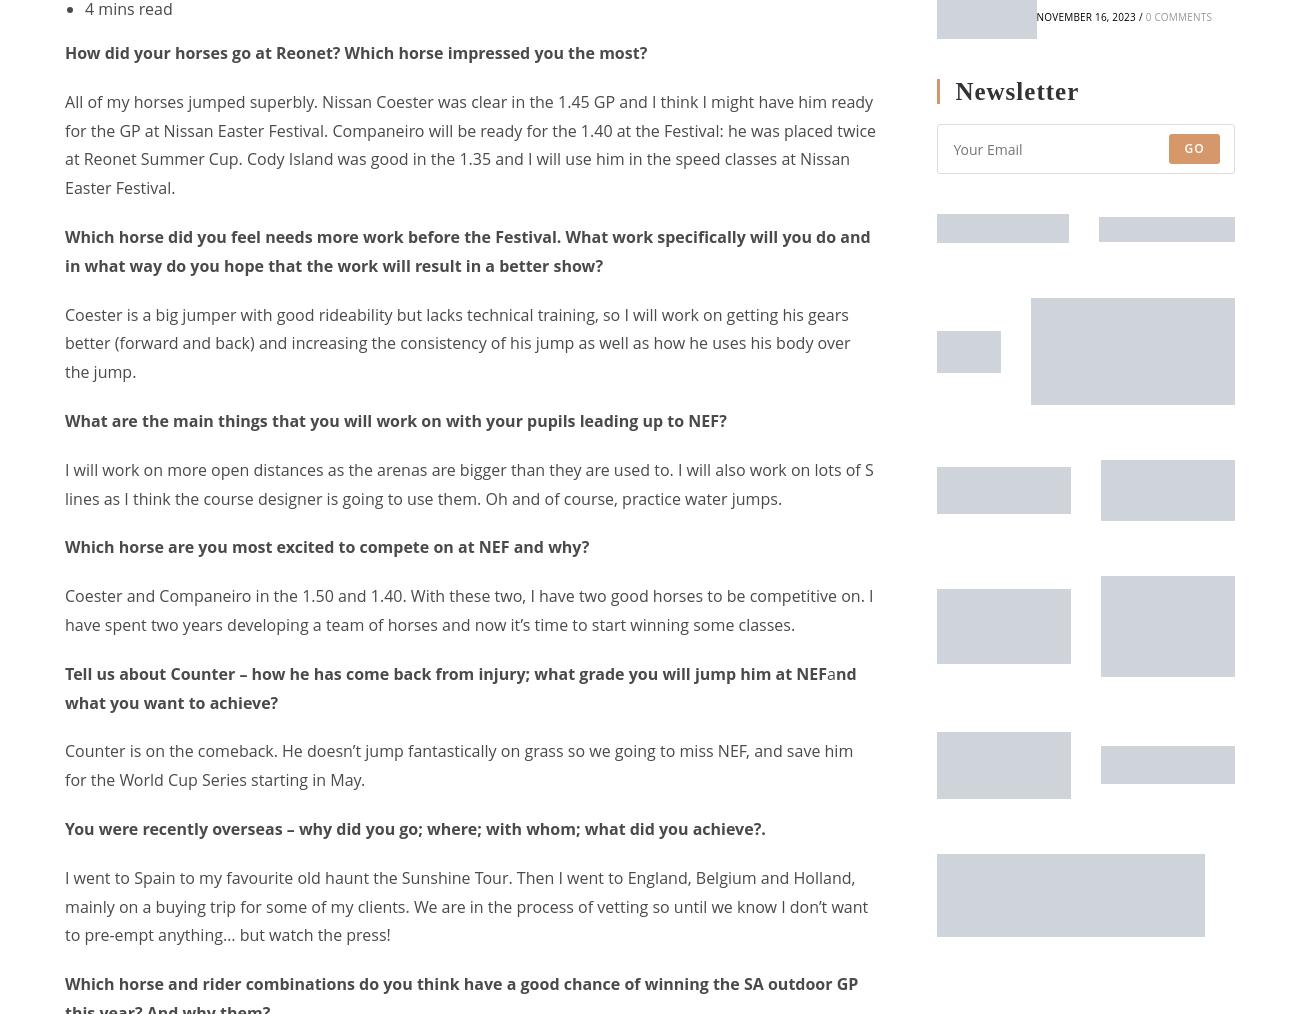 This screenshot has height=1014, width=1300. Describe the element at coordinates (65, 545) in the screenshot. I see `'Which horse are you most excited to compete on at NEF and why?'` at that location.